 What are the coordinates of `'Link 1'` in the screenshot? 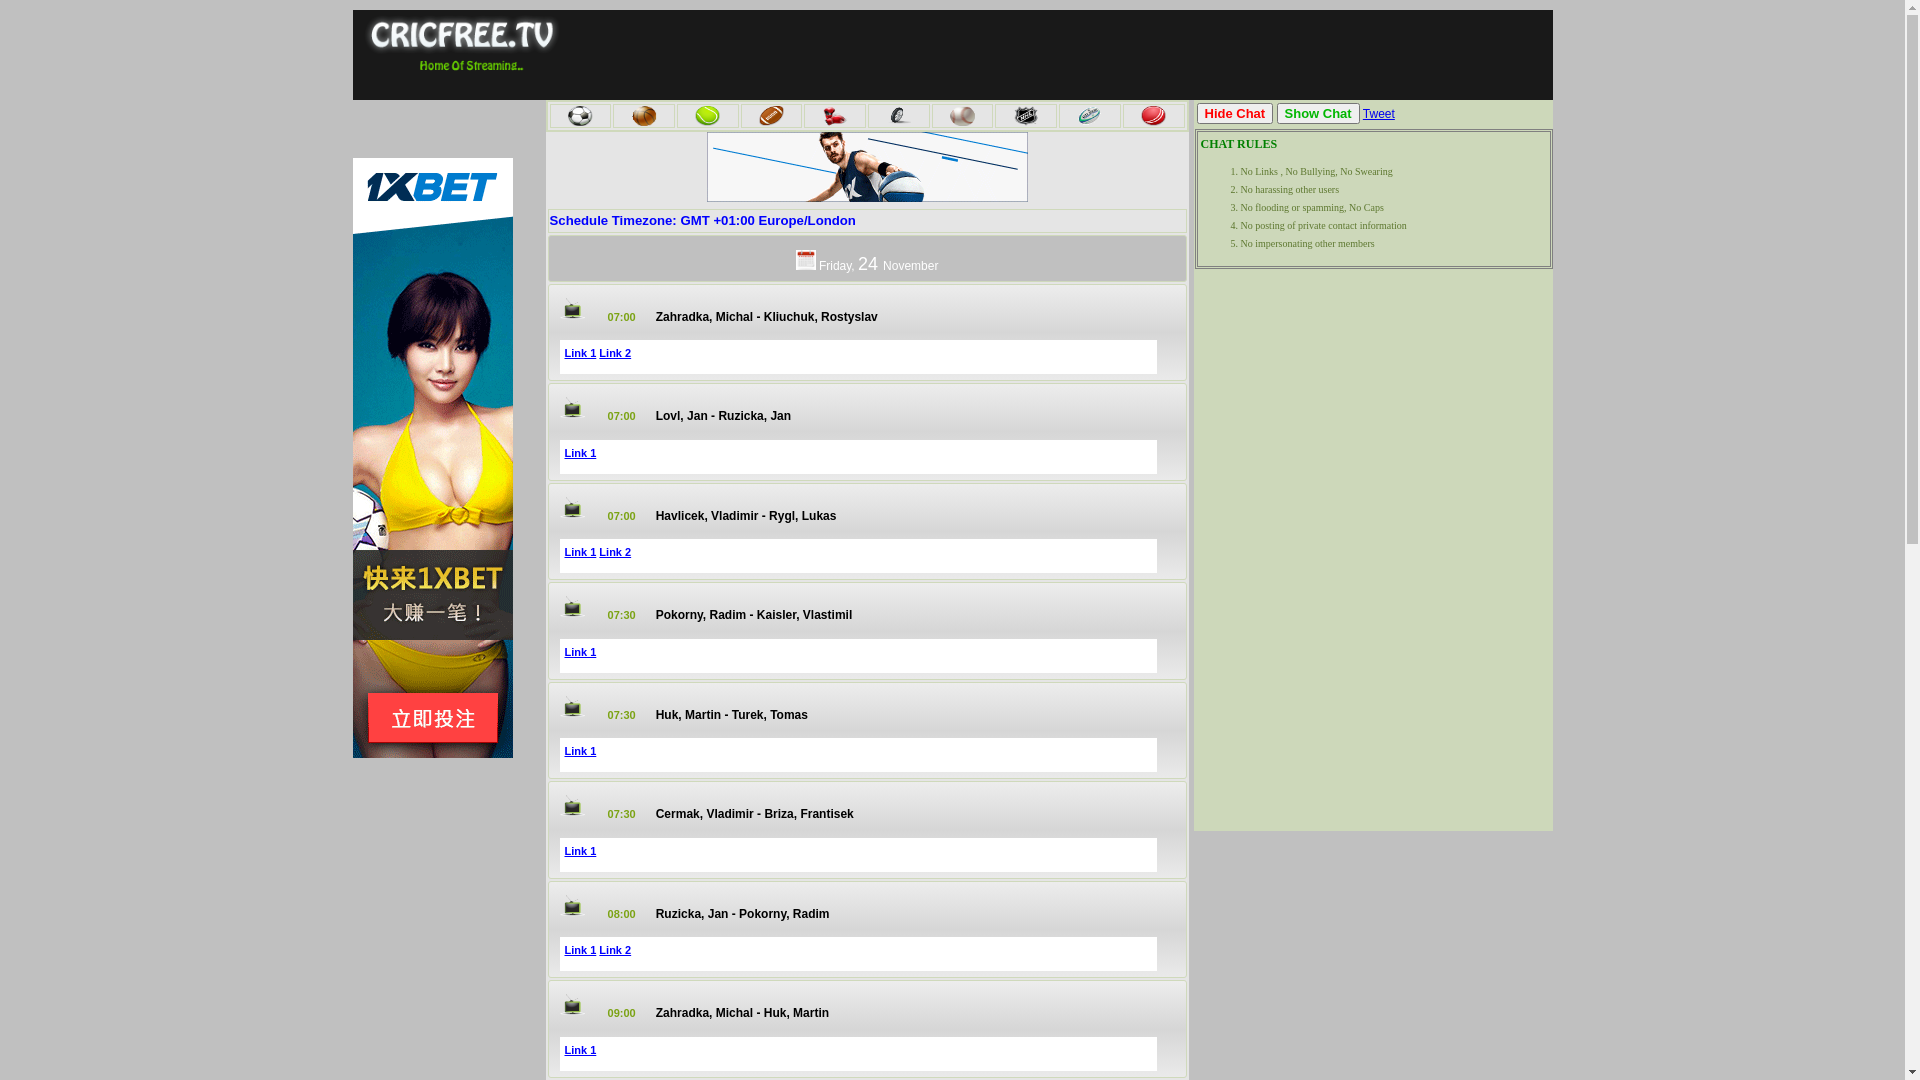 It's located at (579, 1048).